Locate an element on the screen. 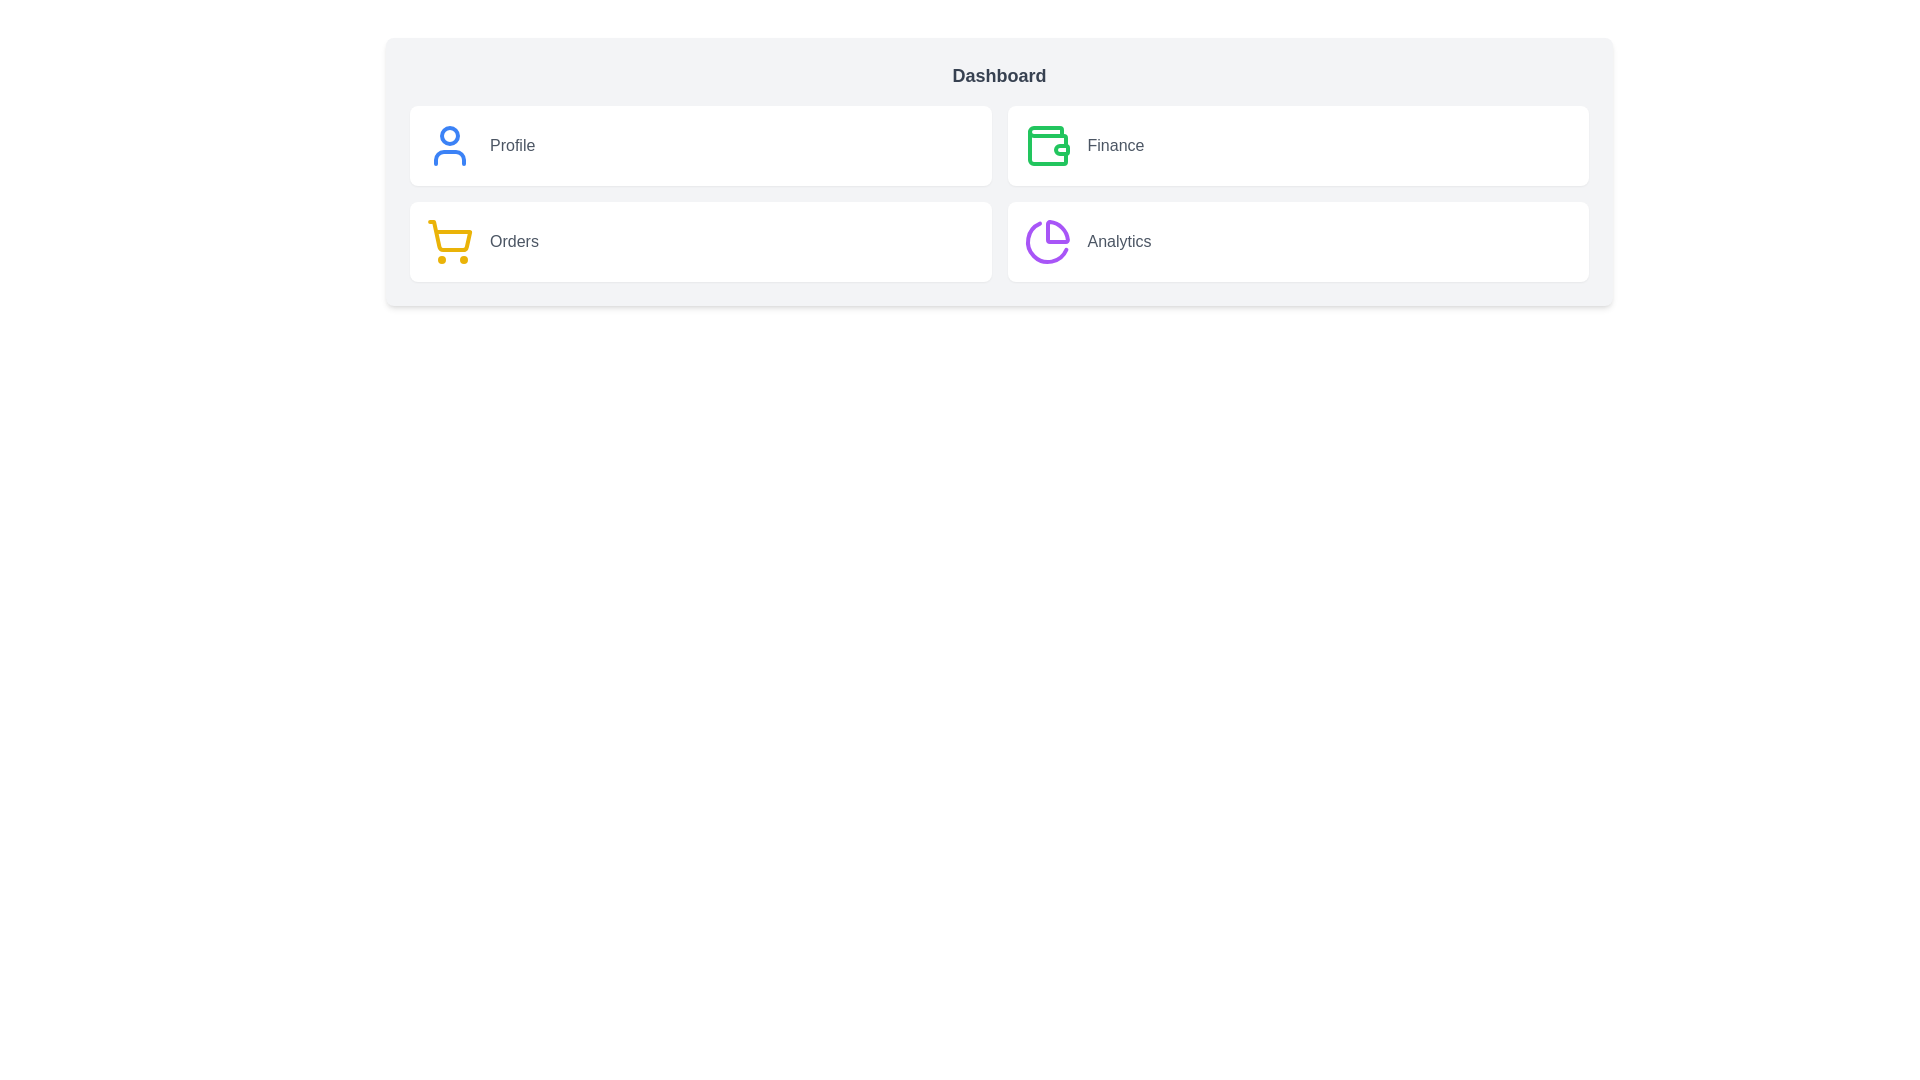 The image size is (1920, 1080). the prominent yellow icon in the 'Orders' section located at the bottom-left of the card is located at coordinates (449, 235).